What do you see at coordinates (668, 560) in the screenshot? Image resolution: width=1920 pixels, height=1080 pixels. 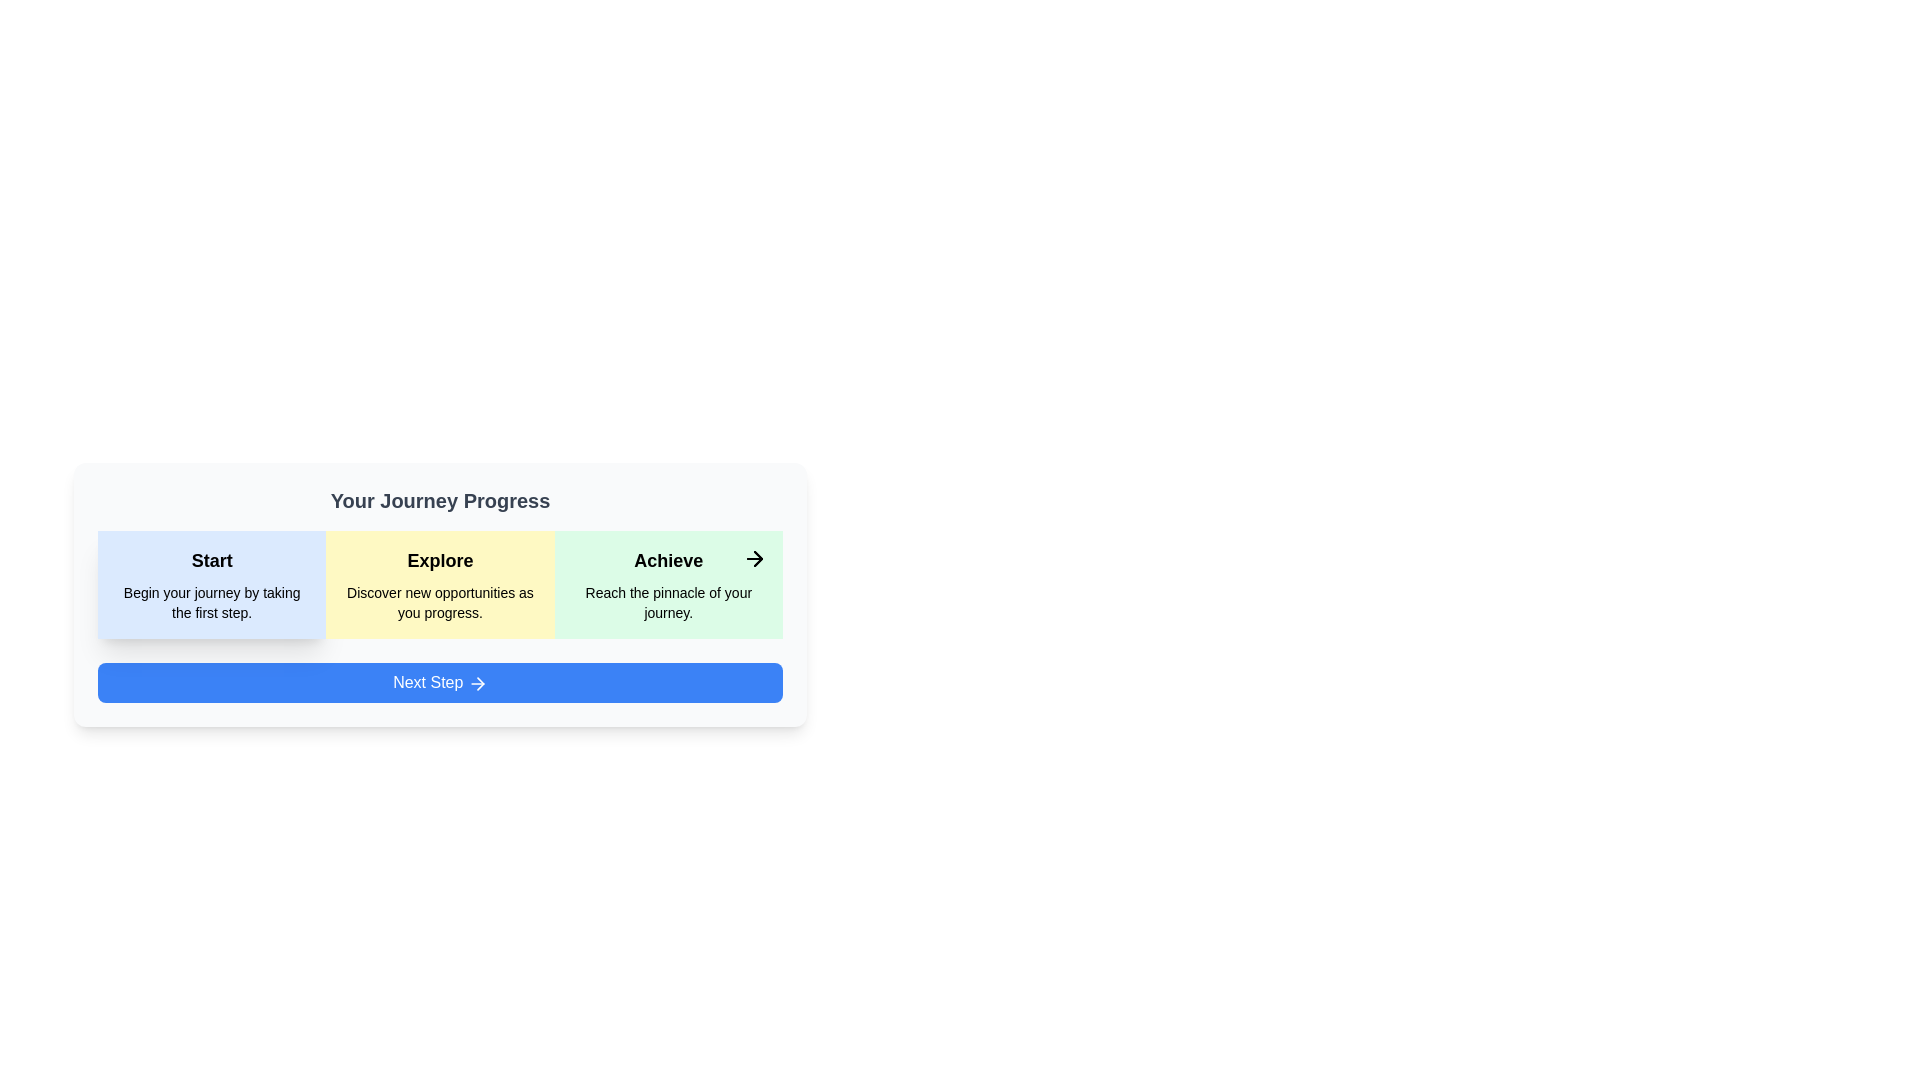 I see `the text label representing the 'Achieve' stage in the user journey, located at the top center of a light green box in the third column` at bounding box center [668, 560].